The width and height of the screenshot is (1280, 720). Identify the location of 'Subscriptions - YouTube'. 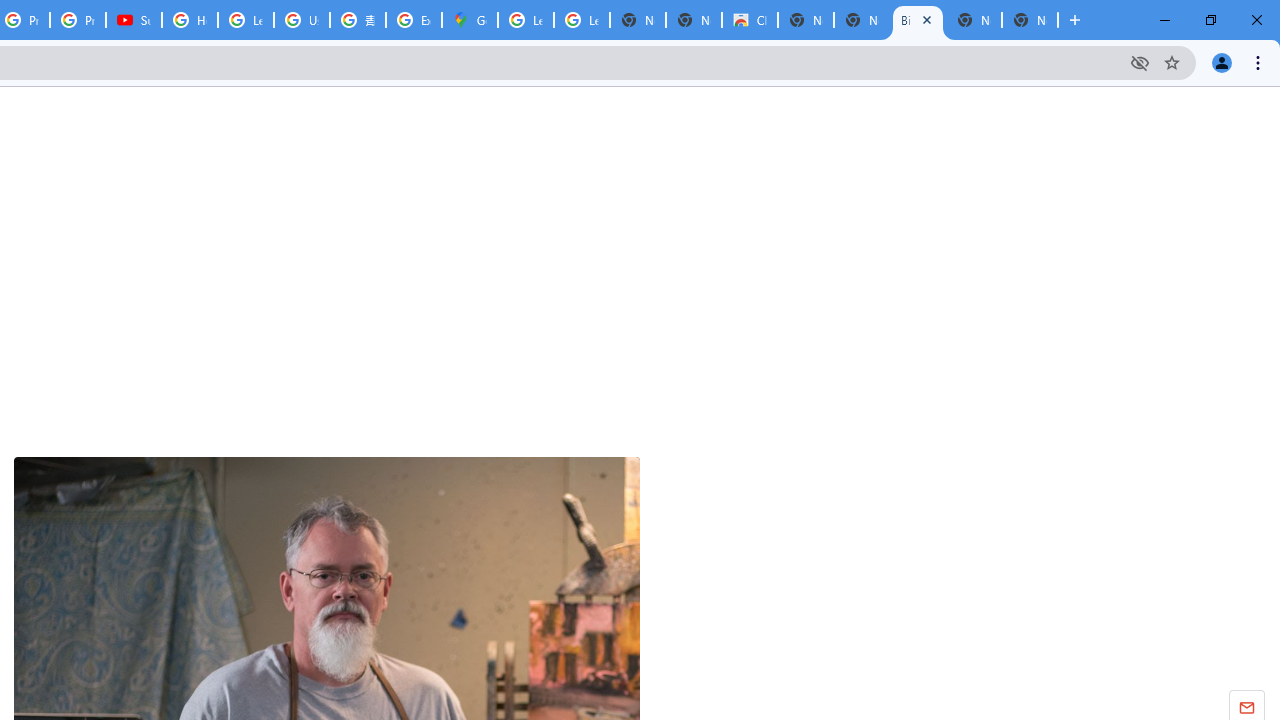
(133, 20).